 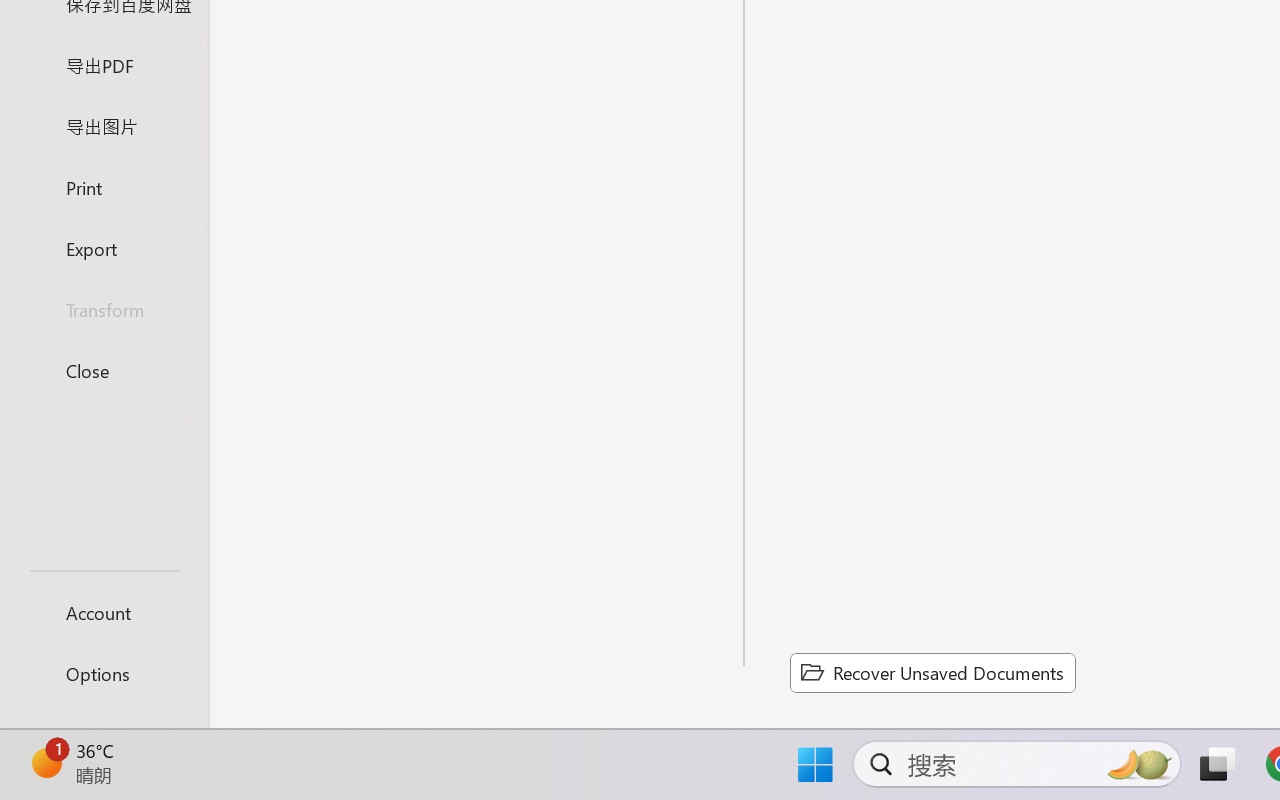 What do you see at coordinates (103, 612) in the screenshot?
I see `'Account'` at bounding box center [103, 612].